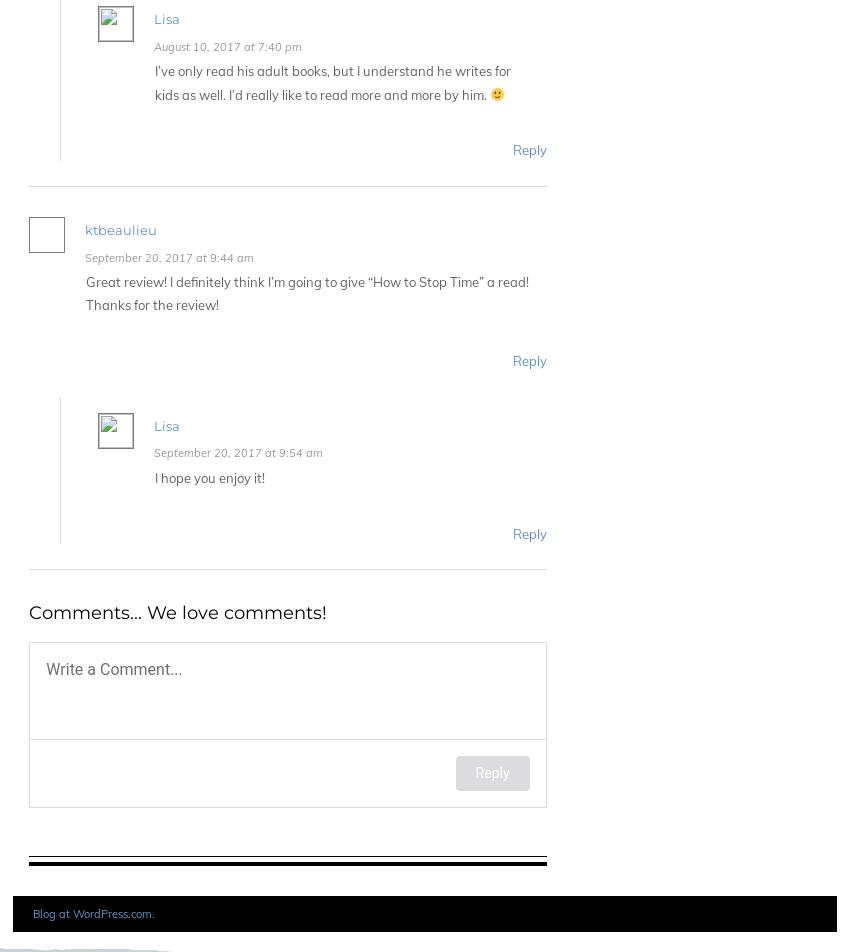 This screenshot has height=952, width=850. What do you see at coordinates (307, 293) in the screenshot?
I see `'Great review!  I definitely think I’m going to give “How to Stop Time” a read! Thanks for the review!'` at bounding box center [307, 293].